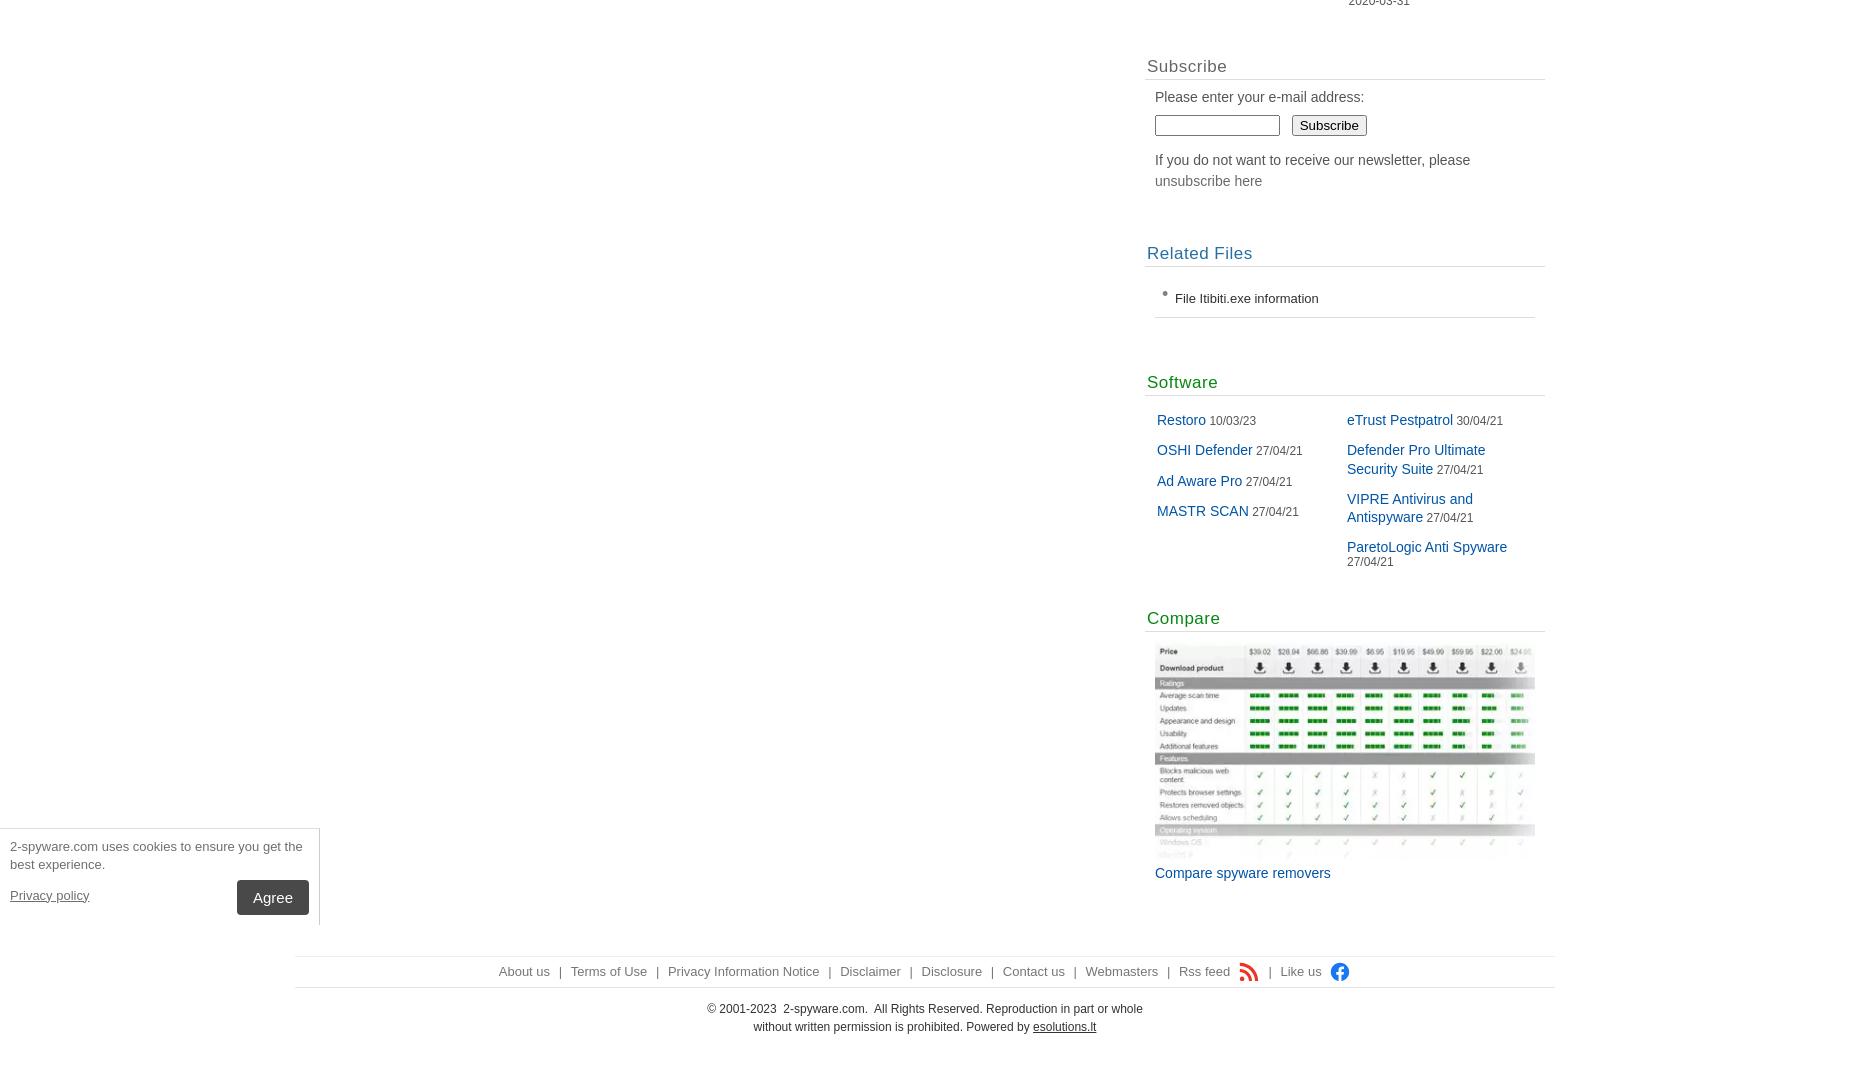  What do you see at coordinates (1204, 970) in the screenshot?
I see `'Rss feed'` at bounding box center [1204, 970].